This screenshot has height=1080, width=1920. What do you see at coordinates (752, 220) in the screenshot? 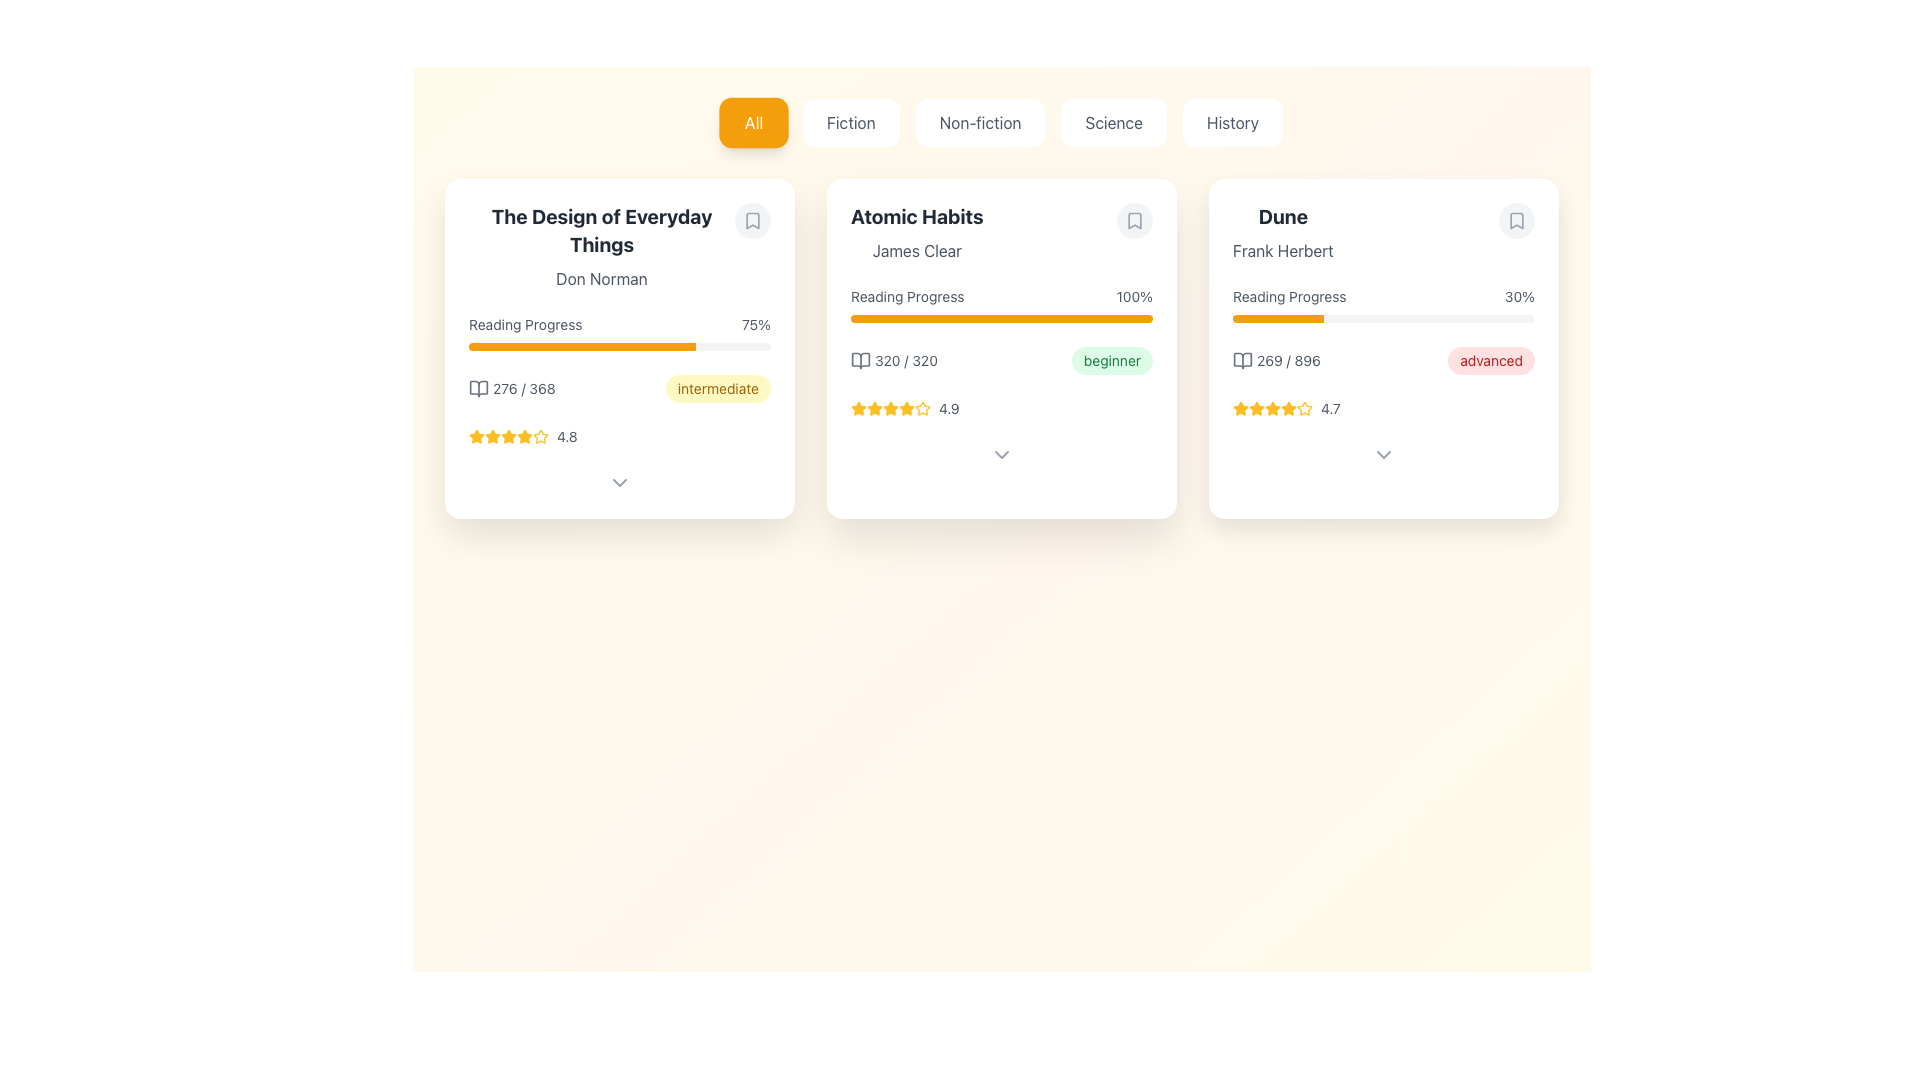
I see `the round gray button with a bookmark icon located at the upper-right corner of the card displaying 'The Design of Everyday Things' by Don Norman` at bounding box center [752, 220].